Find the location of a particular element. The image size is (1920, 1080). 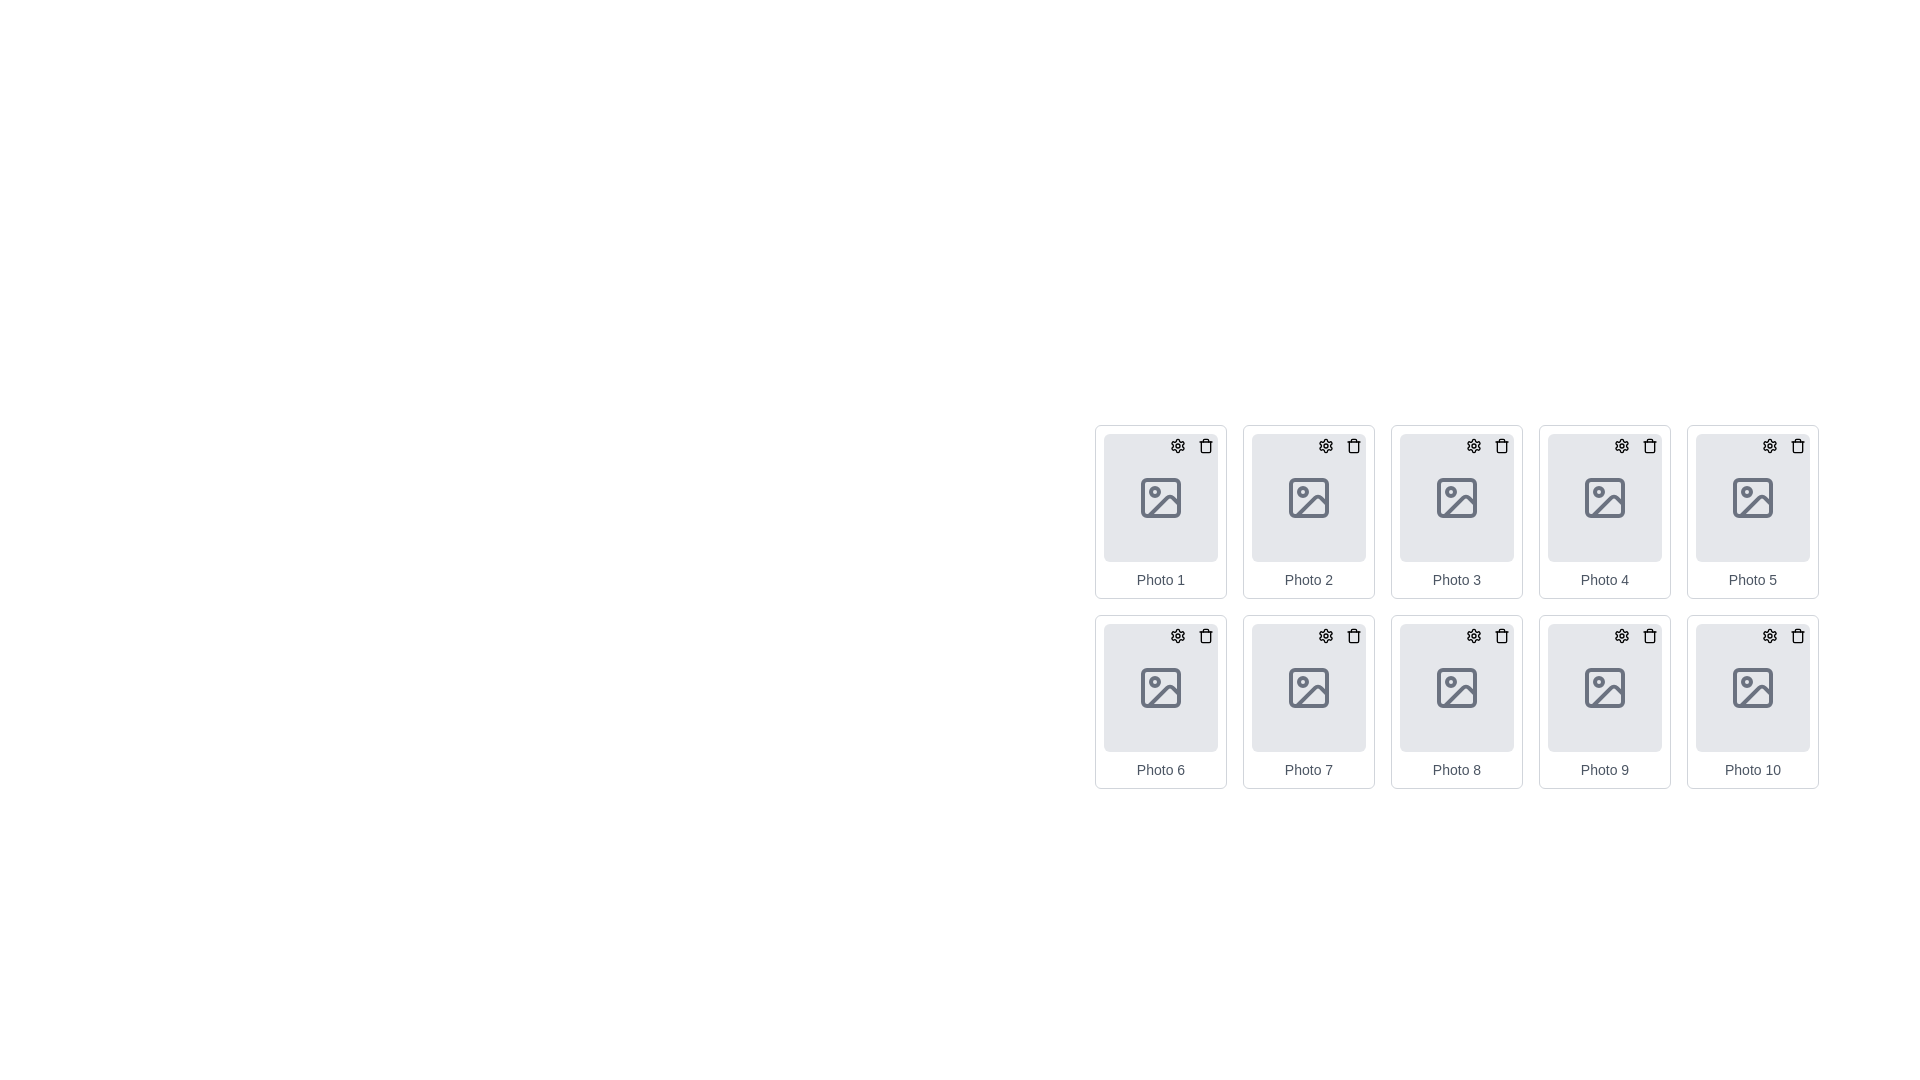

the icon resembling a minimalistic image representation with a sun or moon symbol, located in the 'Photo 8' card, positioned in the eighth spot of a grid layout is located at coordinates (1457, 686).